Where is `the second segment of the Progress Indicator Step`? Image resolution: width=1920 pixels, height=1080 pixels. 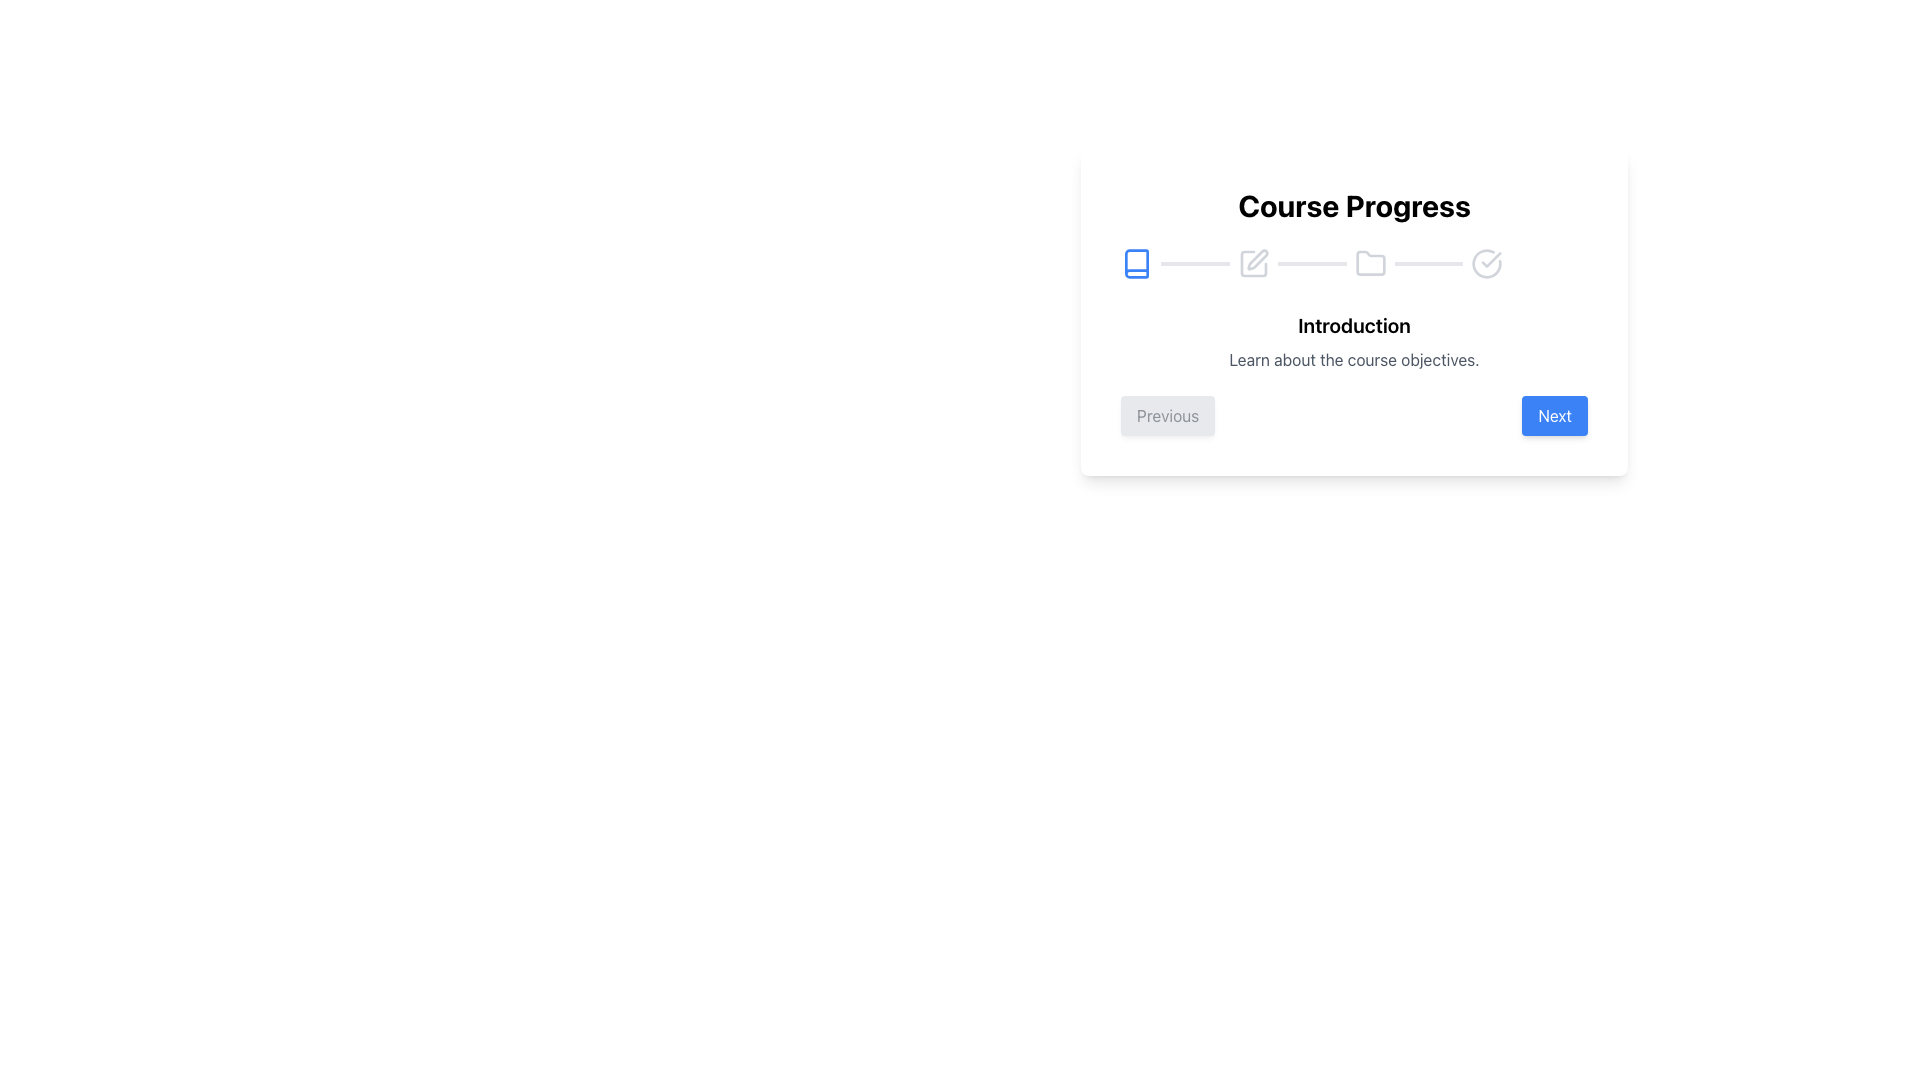 the second segment of the Progress Indicator Step is located at coordinates (1296, 262).